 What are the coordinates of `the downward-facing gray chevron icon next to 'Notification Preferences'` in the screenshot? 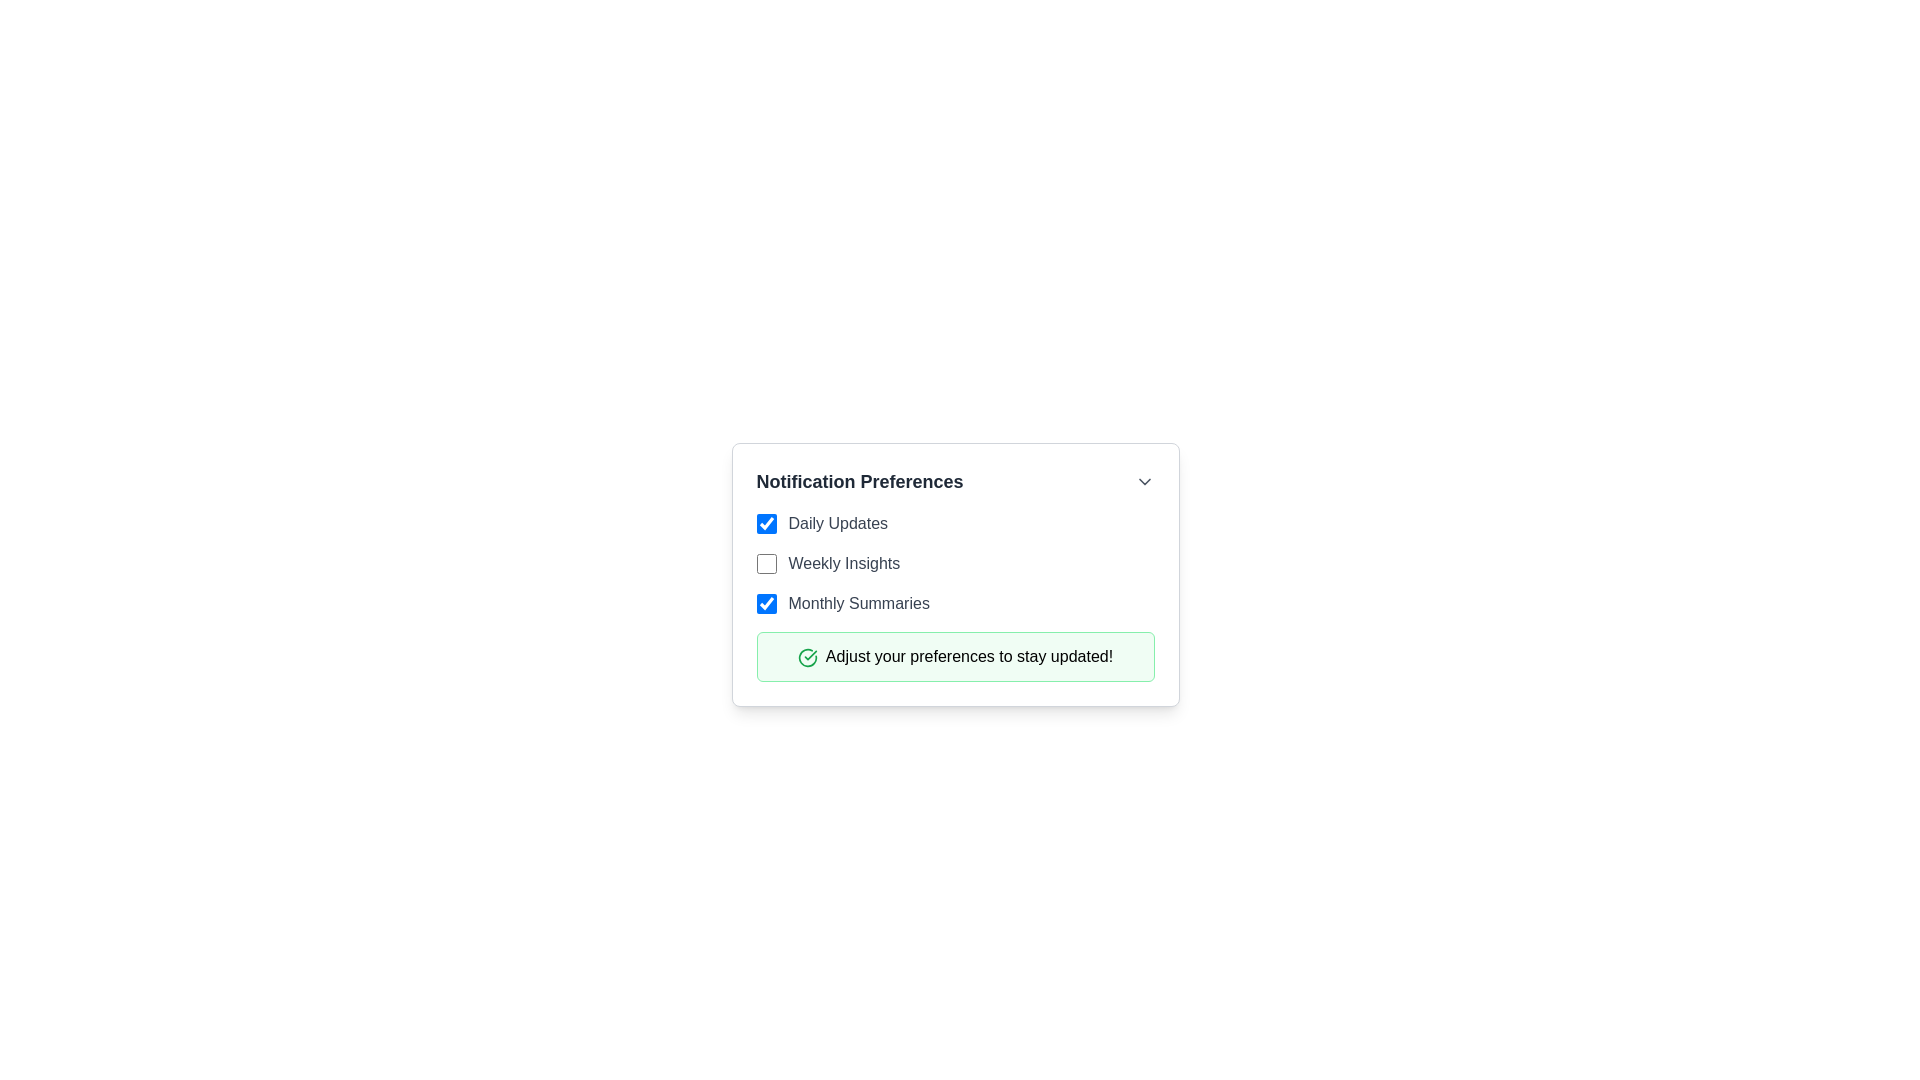 It's located at (1144, 482).